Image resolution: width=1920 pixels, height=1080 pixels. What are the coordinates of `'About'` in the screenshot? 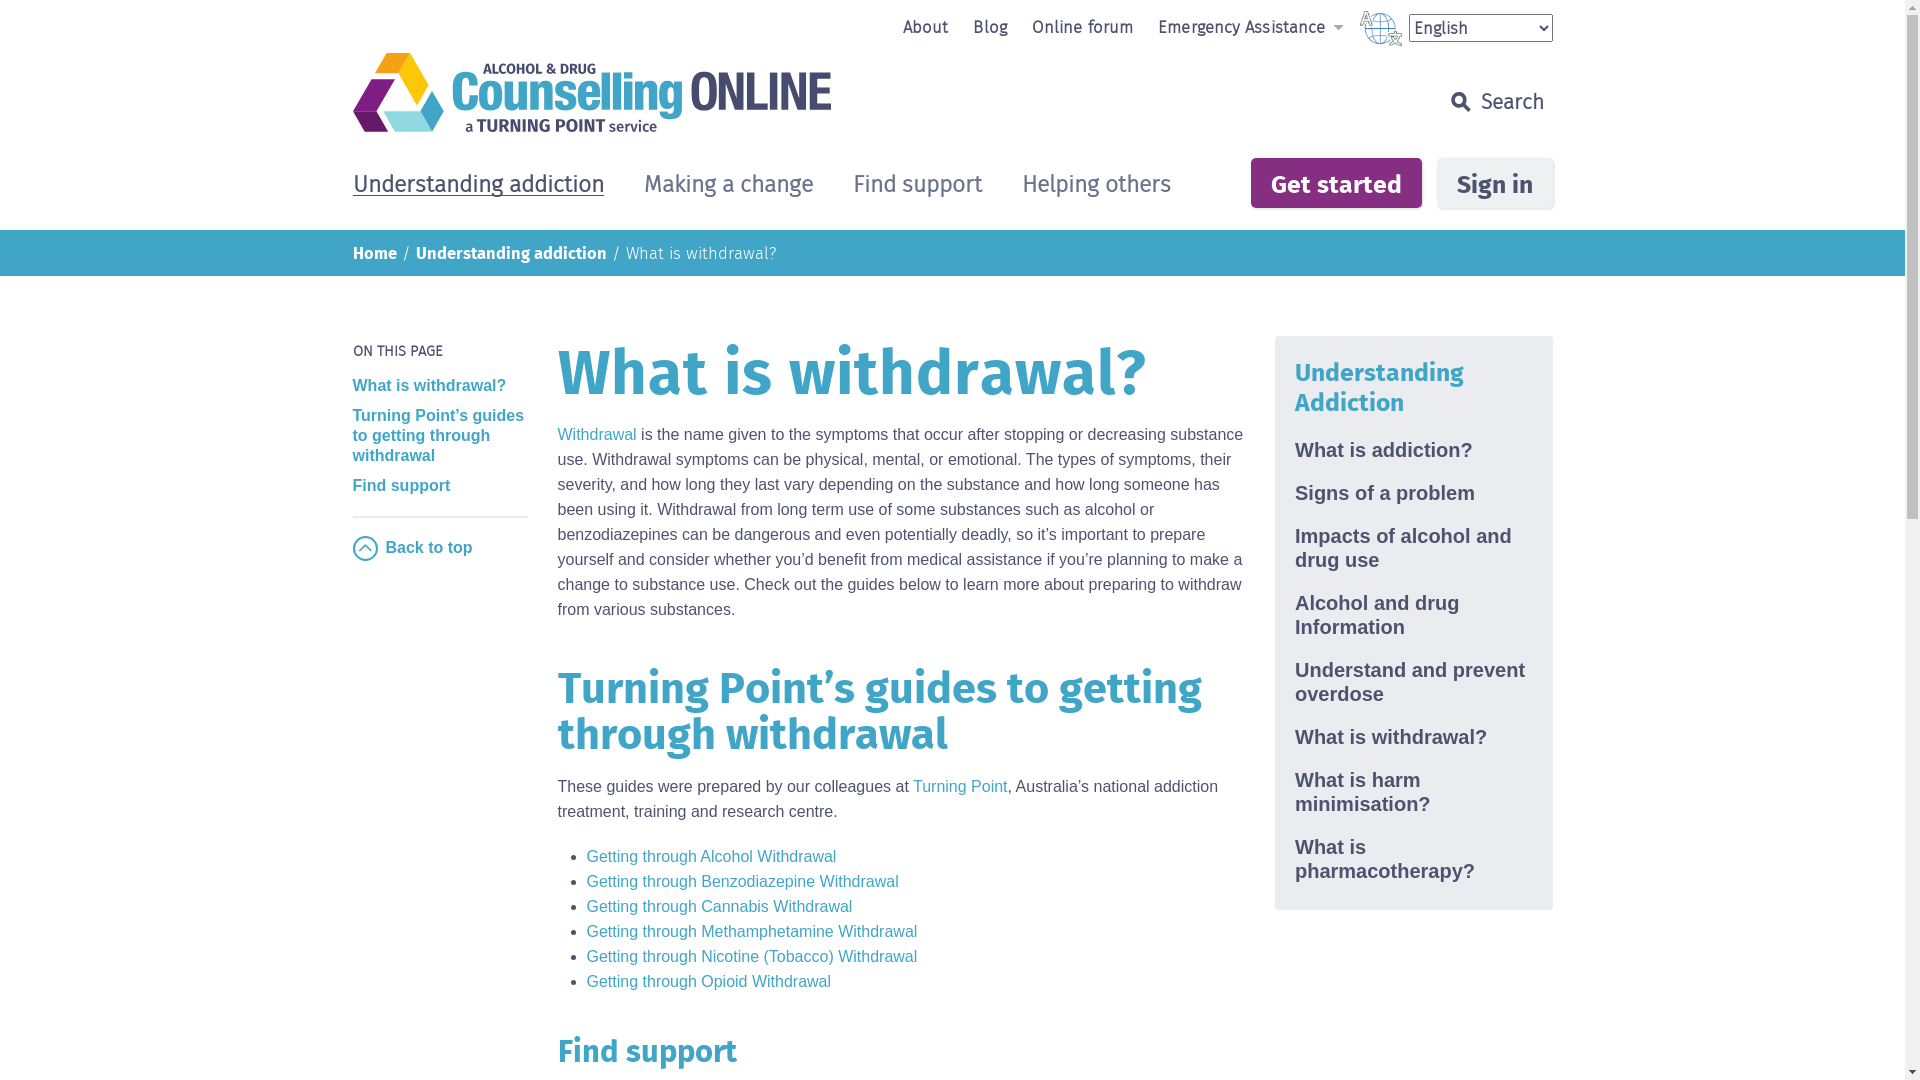 It's located at (925, 27).